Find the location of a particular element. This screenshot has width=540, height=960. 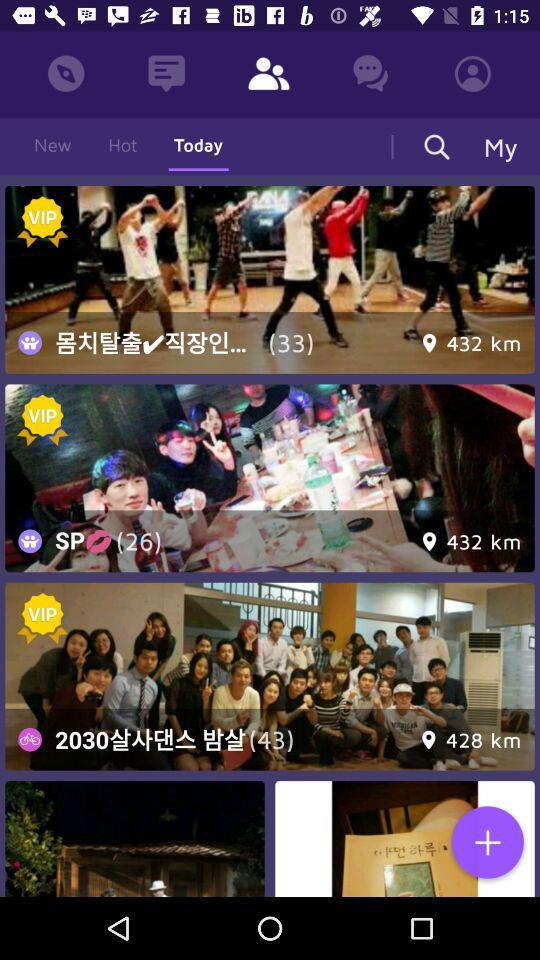

photo is located at coordinates (486, 843).